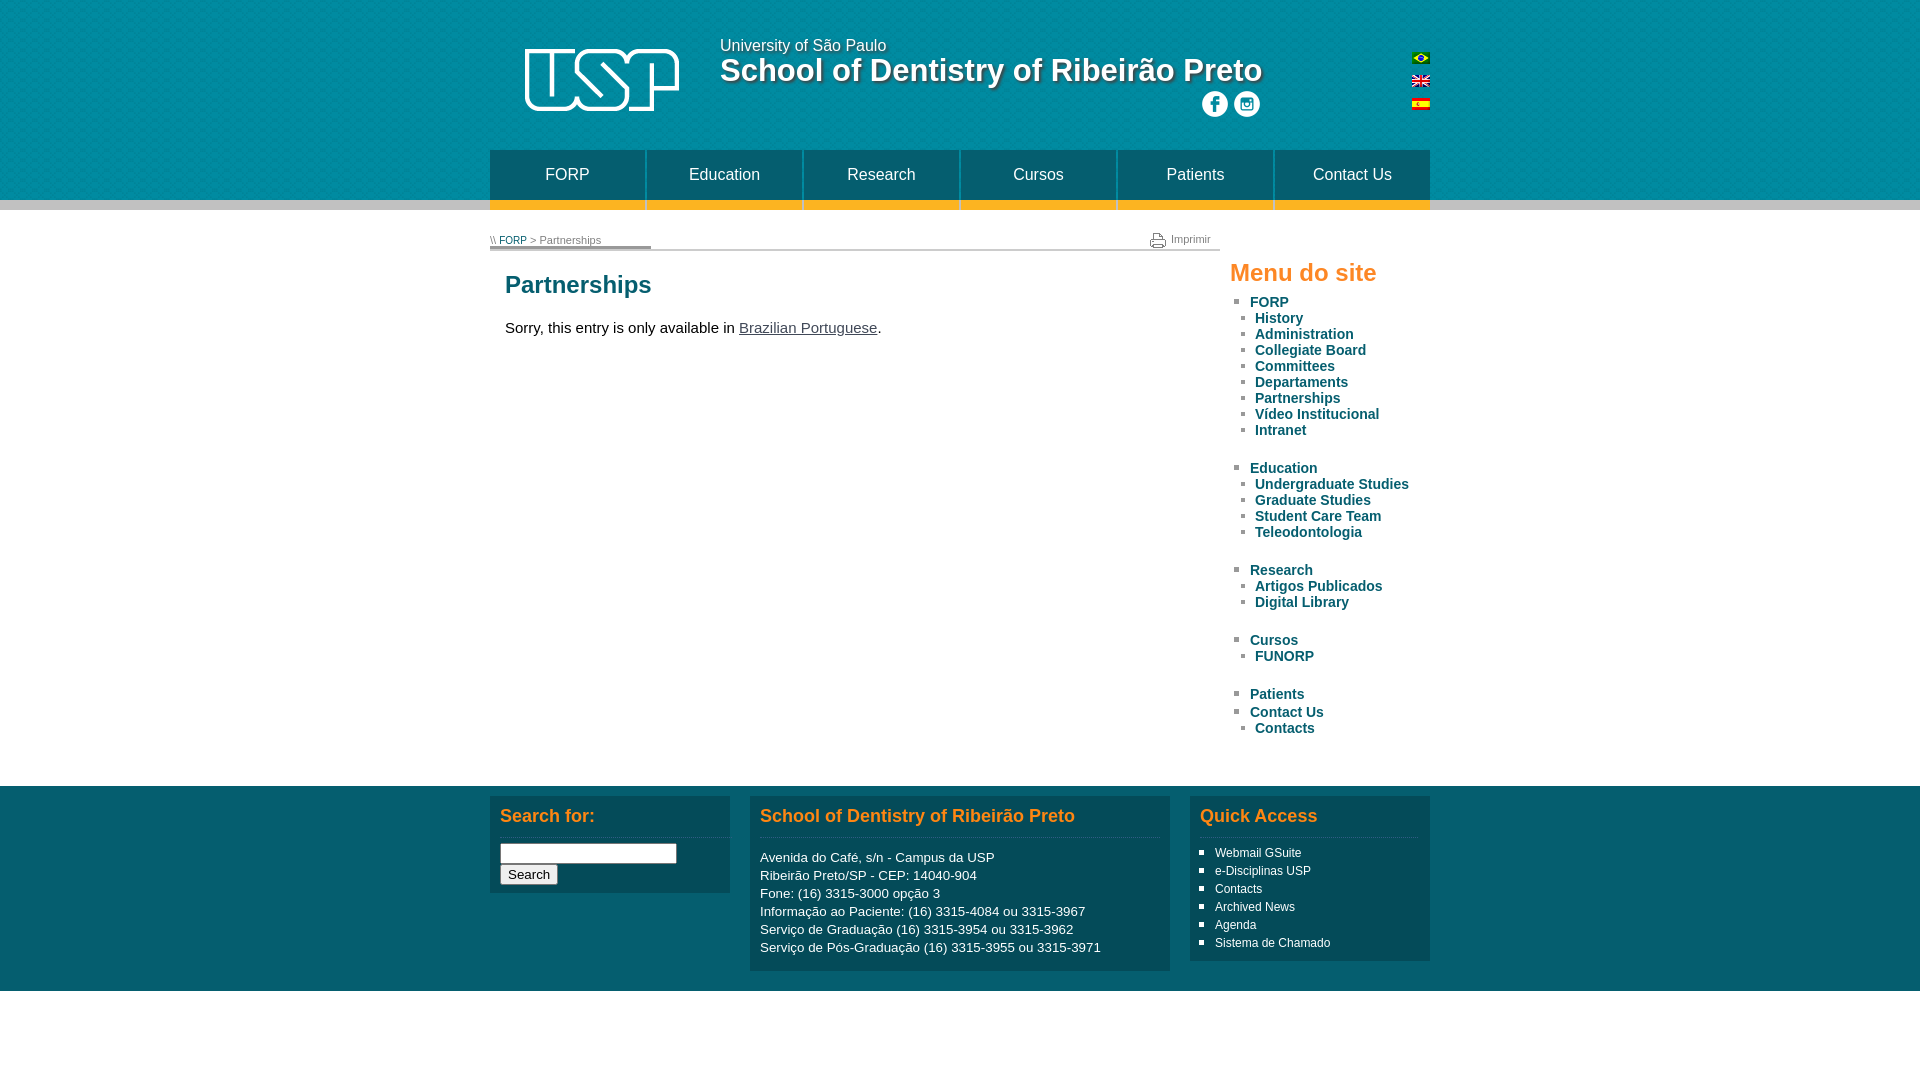  I want to click on 'FUNORP', so click(1253, 655).